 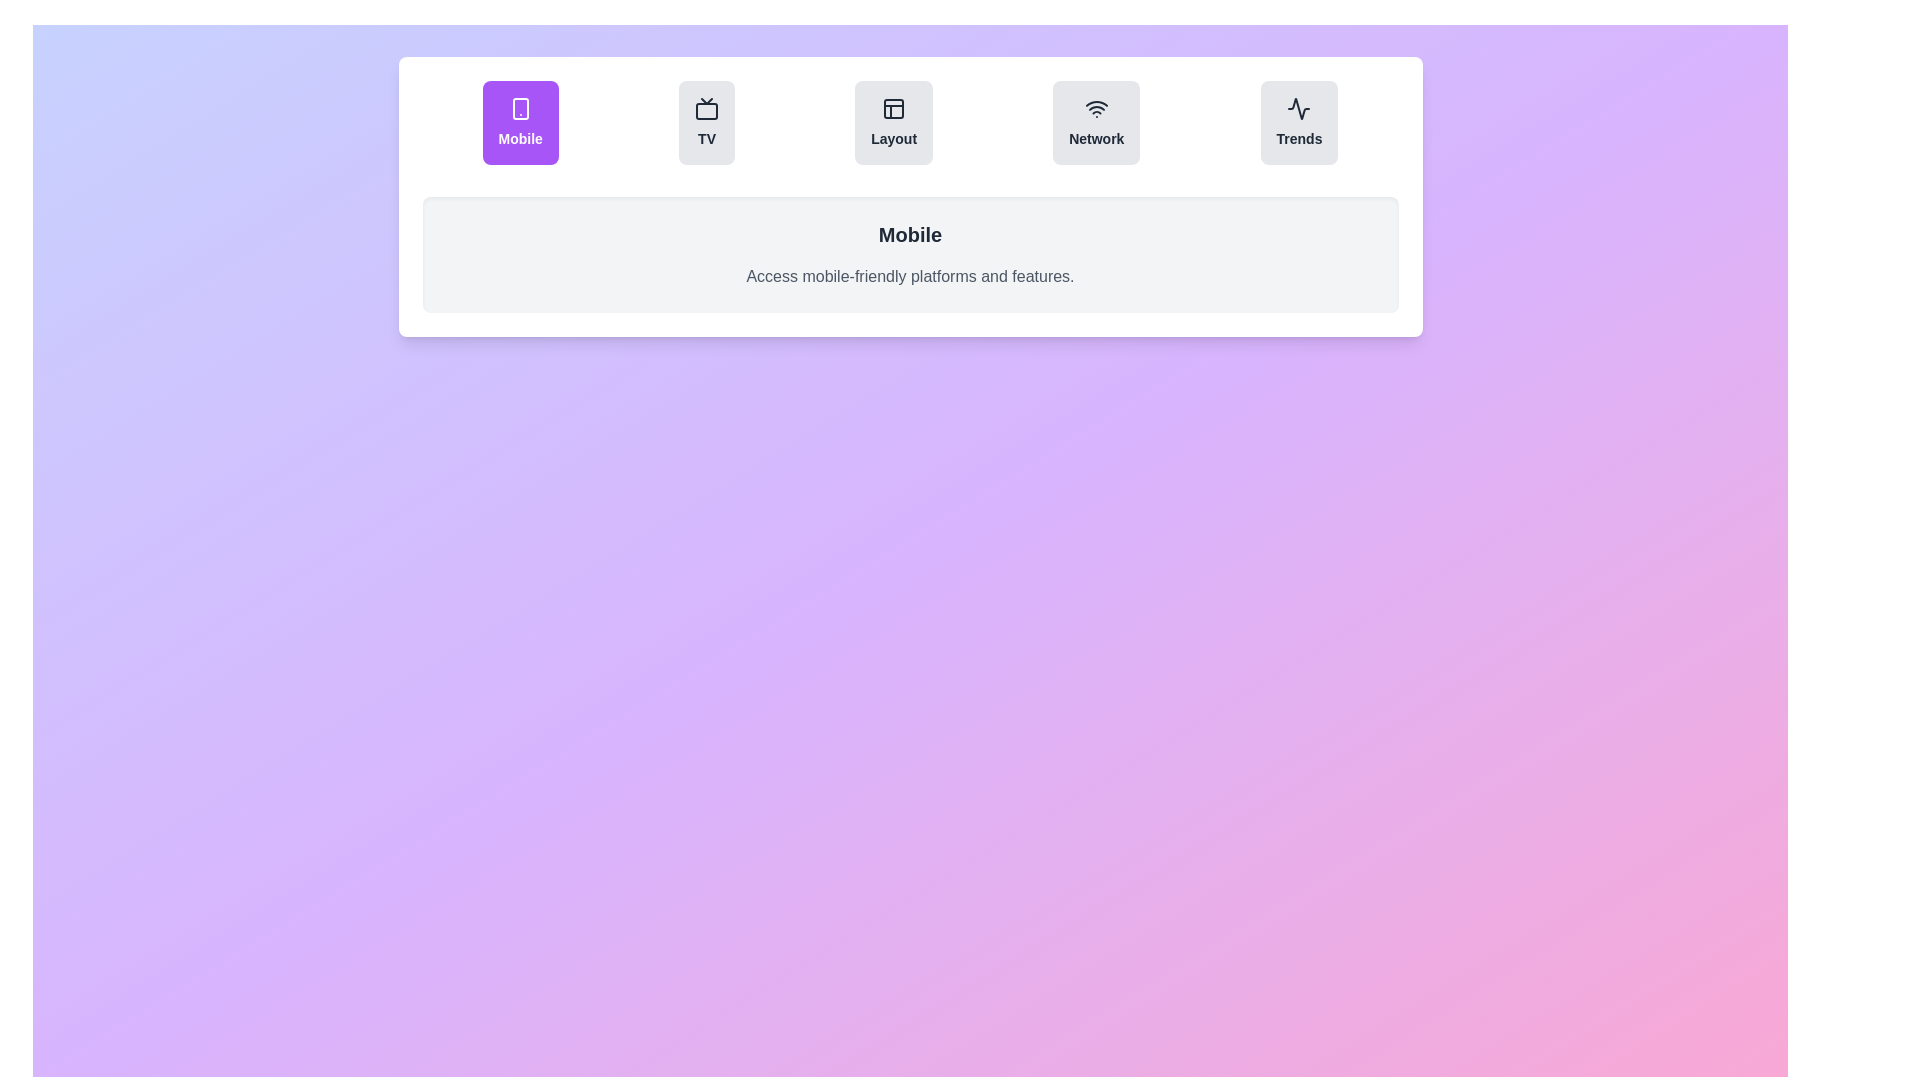 I want to click on the 'Trends' button, which is the fifth button in a horizontal row of options including 'Mobile', 'TV', 'Layout', and 'Network', so click(x=1299, y=123).